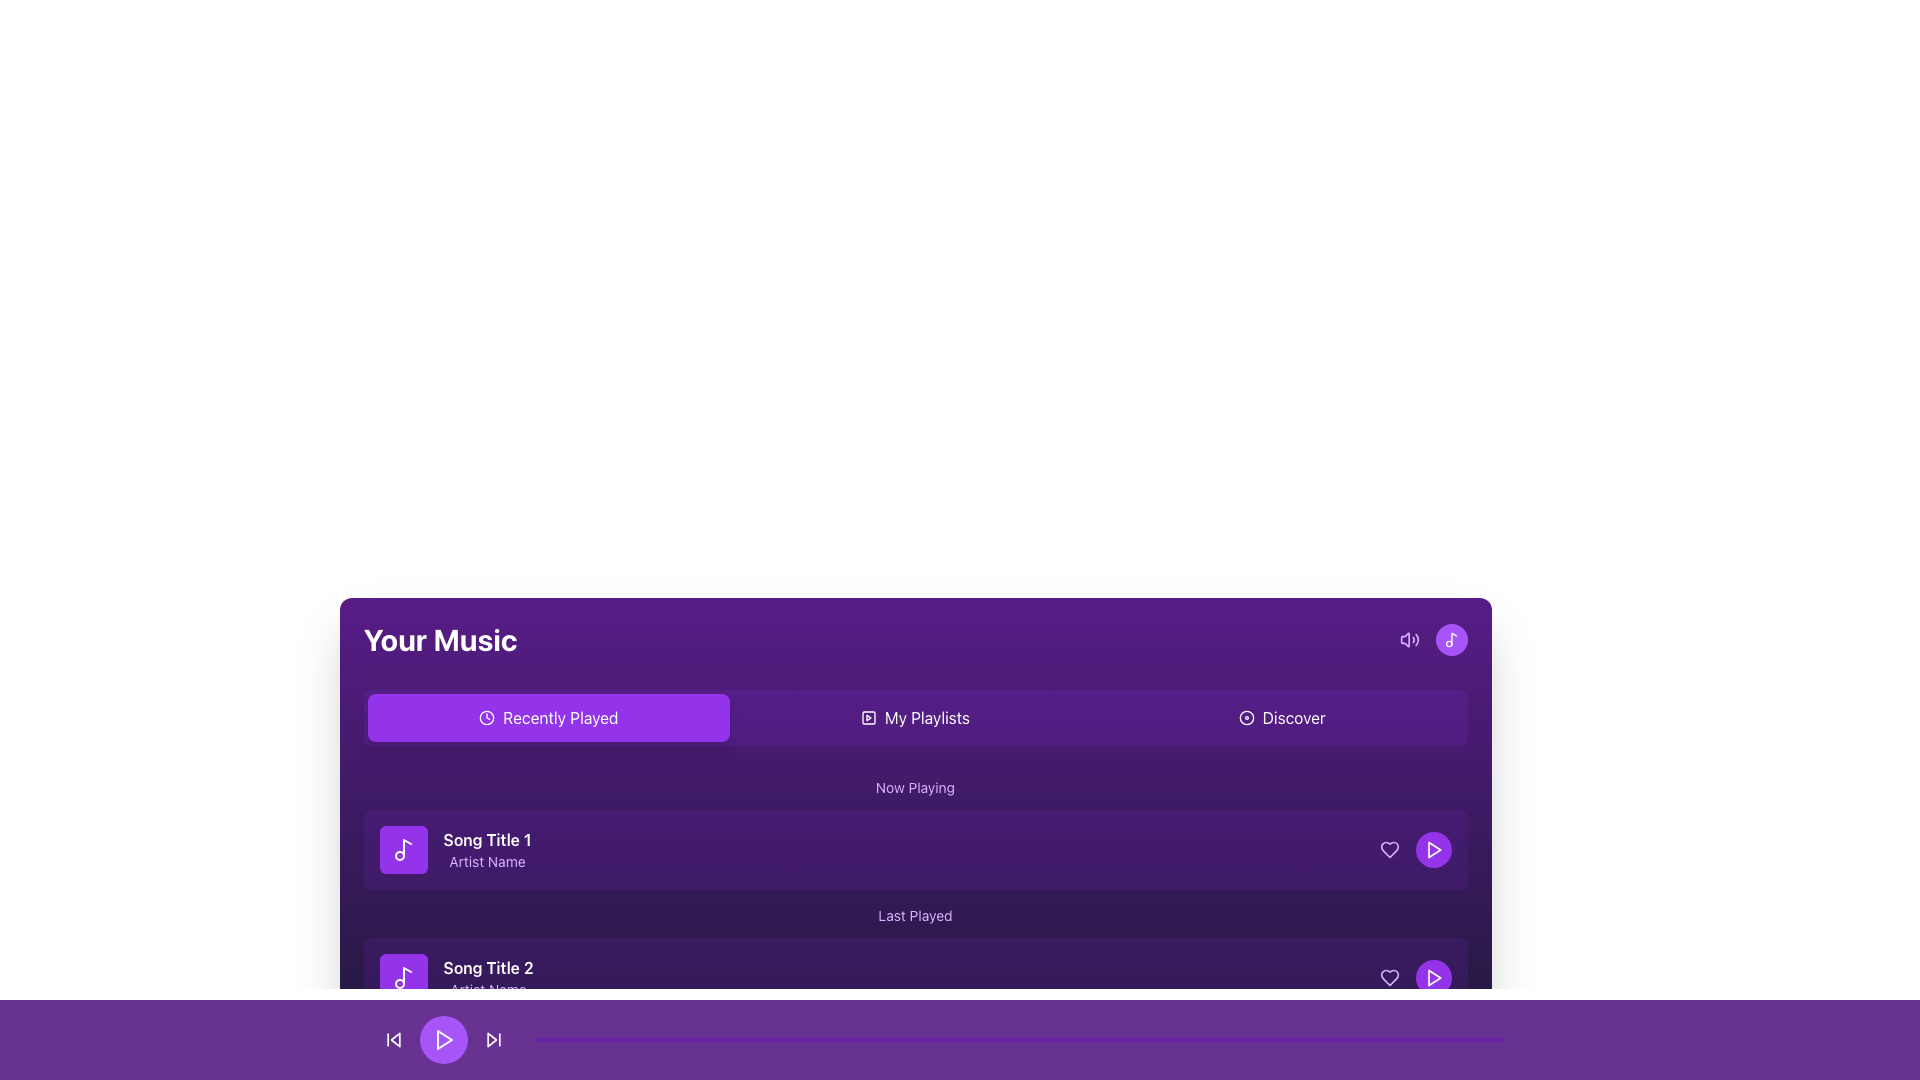 This screenshot has width=1920, height=1080. What do you see at coordinates (454, 849) in the screenshot?
I see `the first List Item in the 'Your Music' section, which features a purple background, a musical note icon on the left, and displays the song's title and artist's name` at bounding box center [454, 849].